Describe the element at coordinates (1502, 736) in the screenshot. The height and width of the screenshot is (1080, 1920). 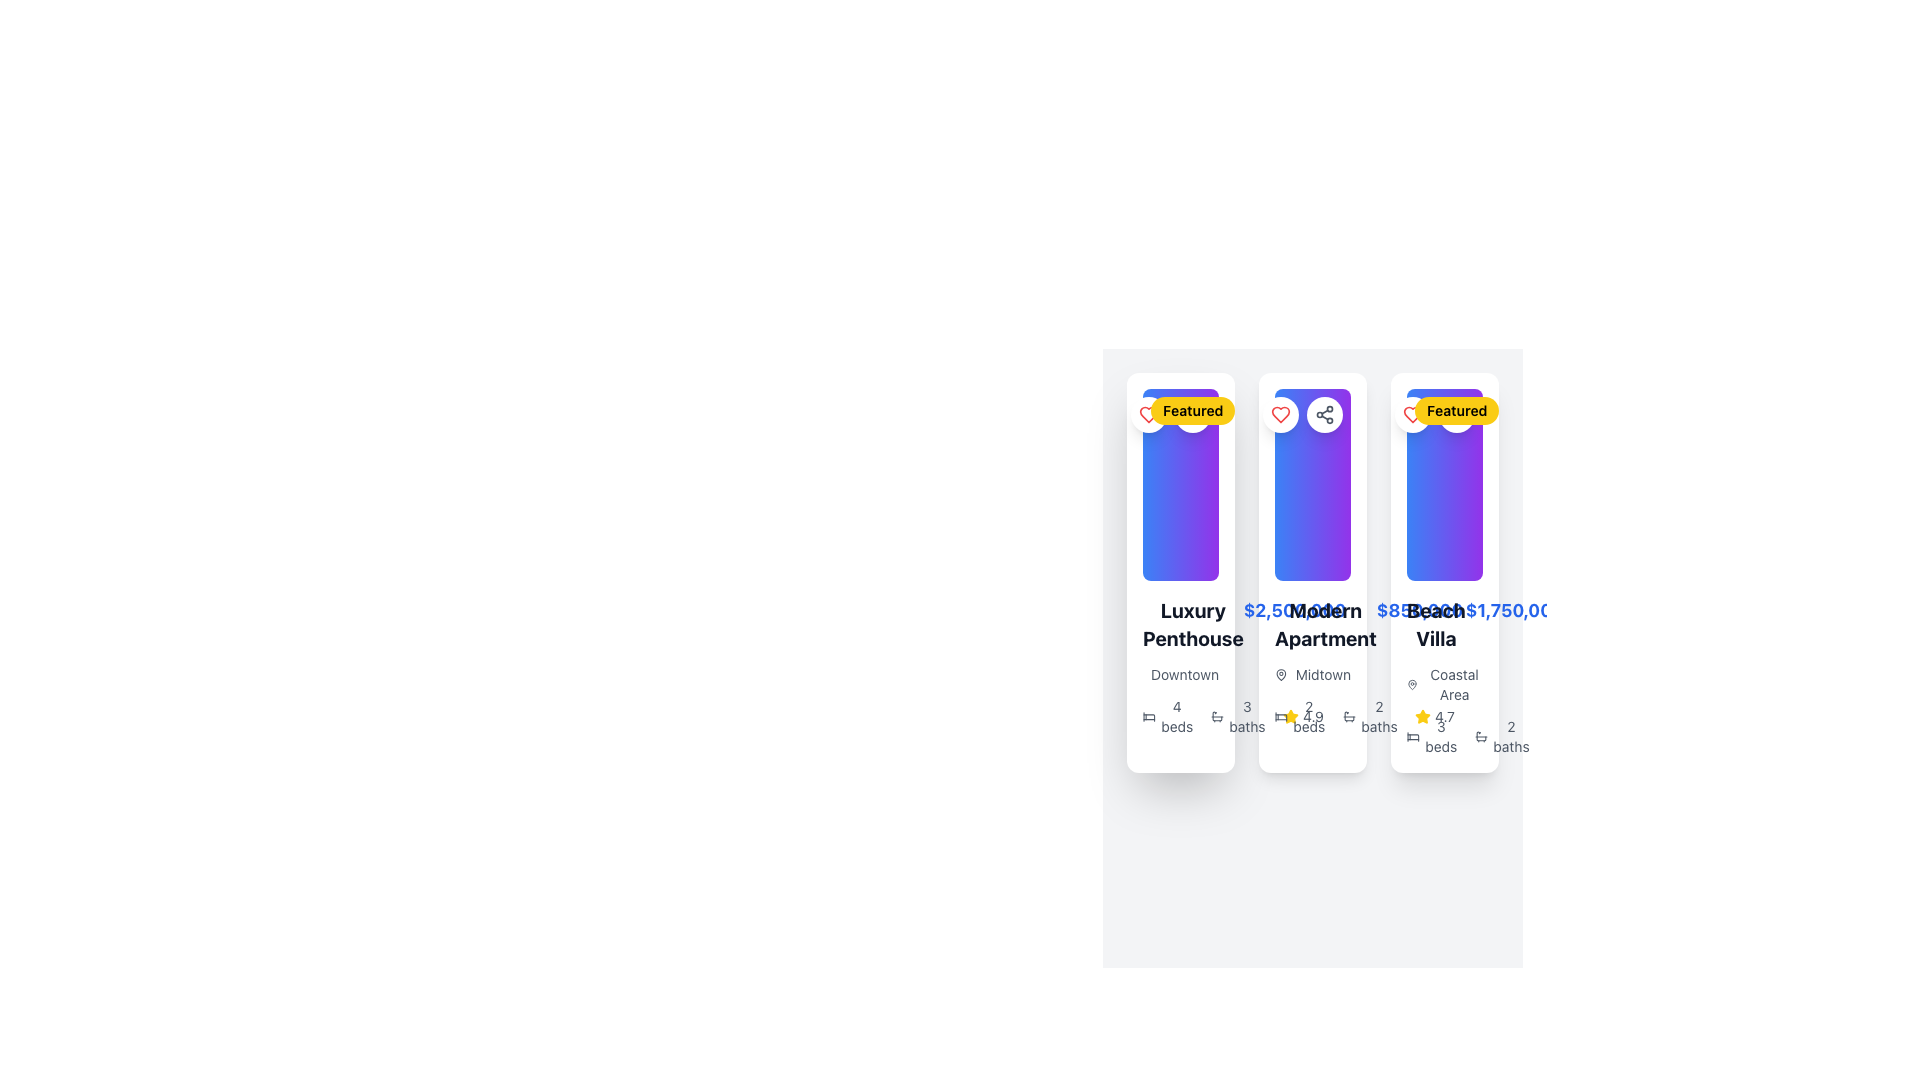
I see `the information displayed in the composite UI element that shows the number of bathrooms available, labeled '2 baths', located in the third property card` at that location.